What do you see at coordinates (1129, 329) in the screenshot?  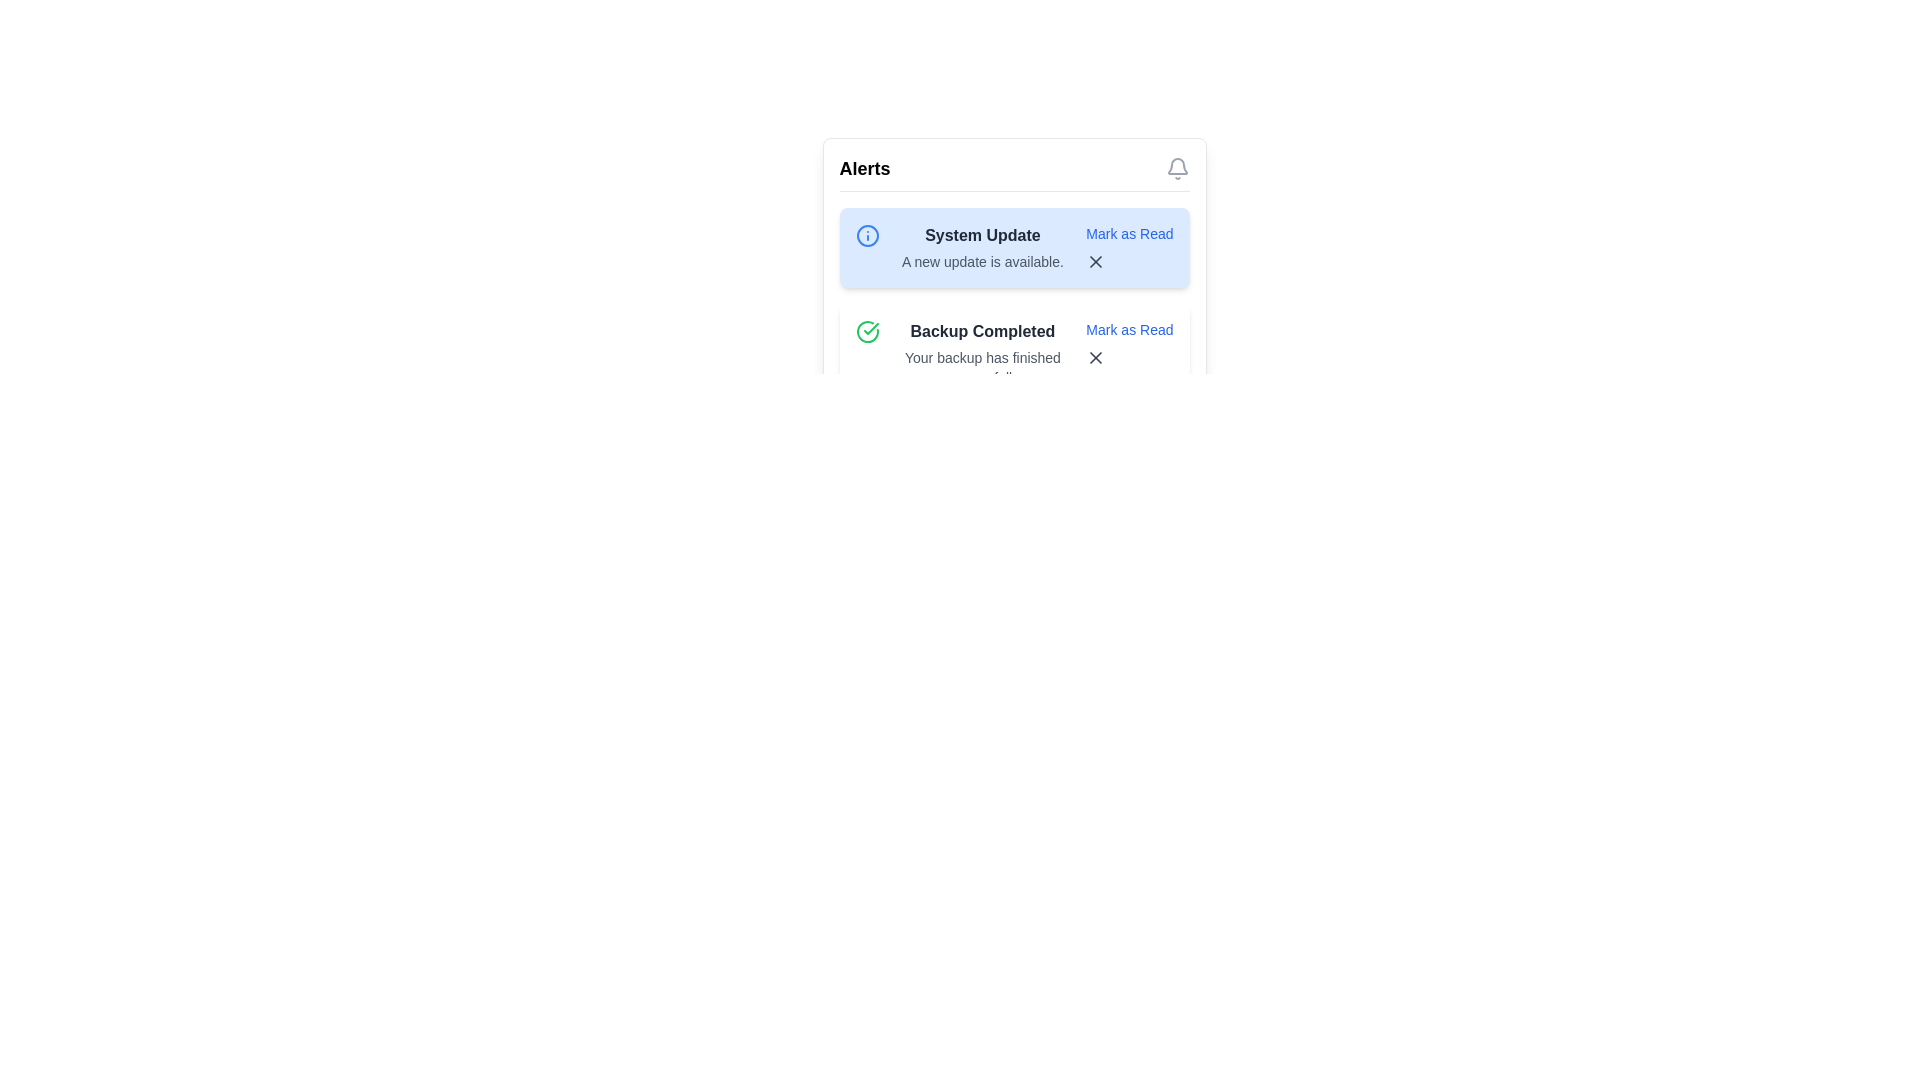 I see `the 'Mark as Read' text button, which is styled in blue and appears beside the 'Backup Completed' notification entry` at bounding box center [1129, 329].